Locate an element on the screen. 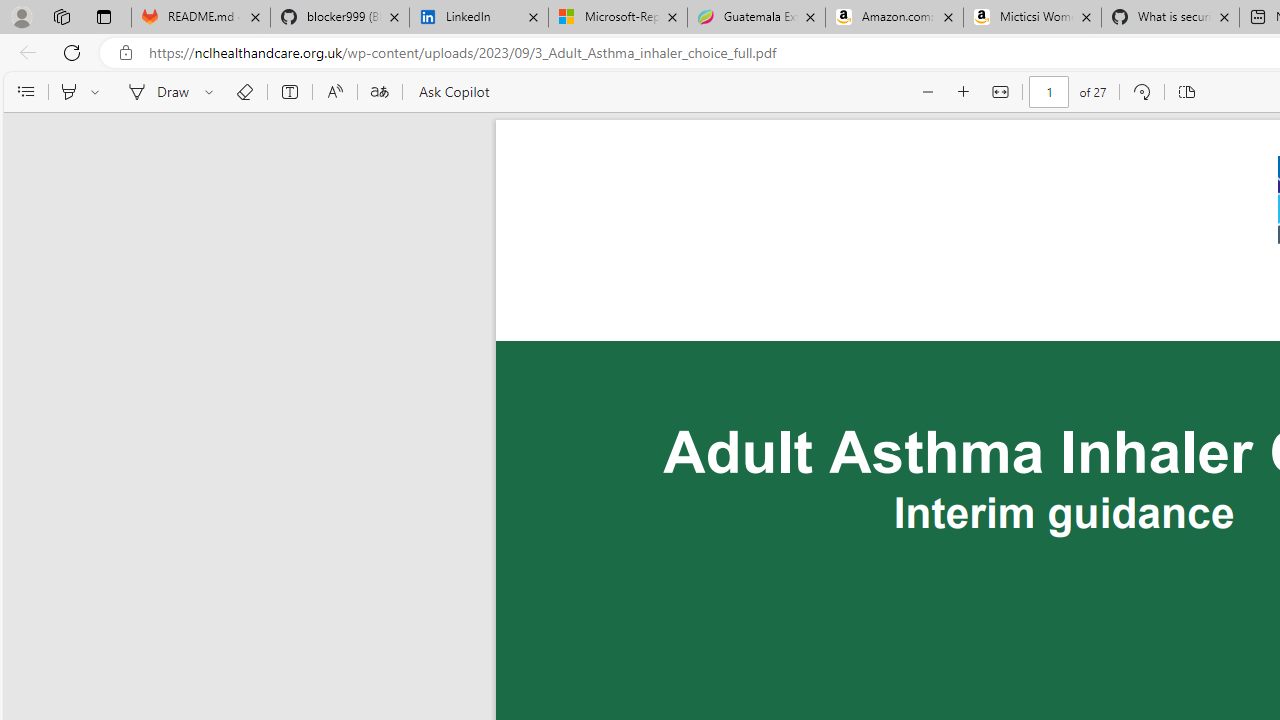 The width and height of the screenshot is (1280, 720). 'Page number' is located at coordinates (1048, 92).